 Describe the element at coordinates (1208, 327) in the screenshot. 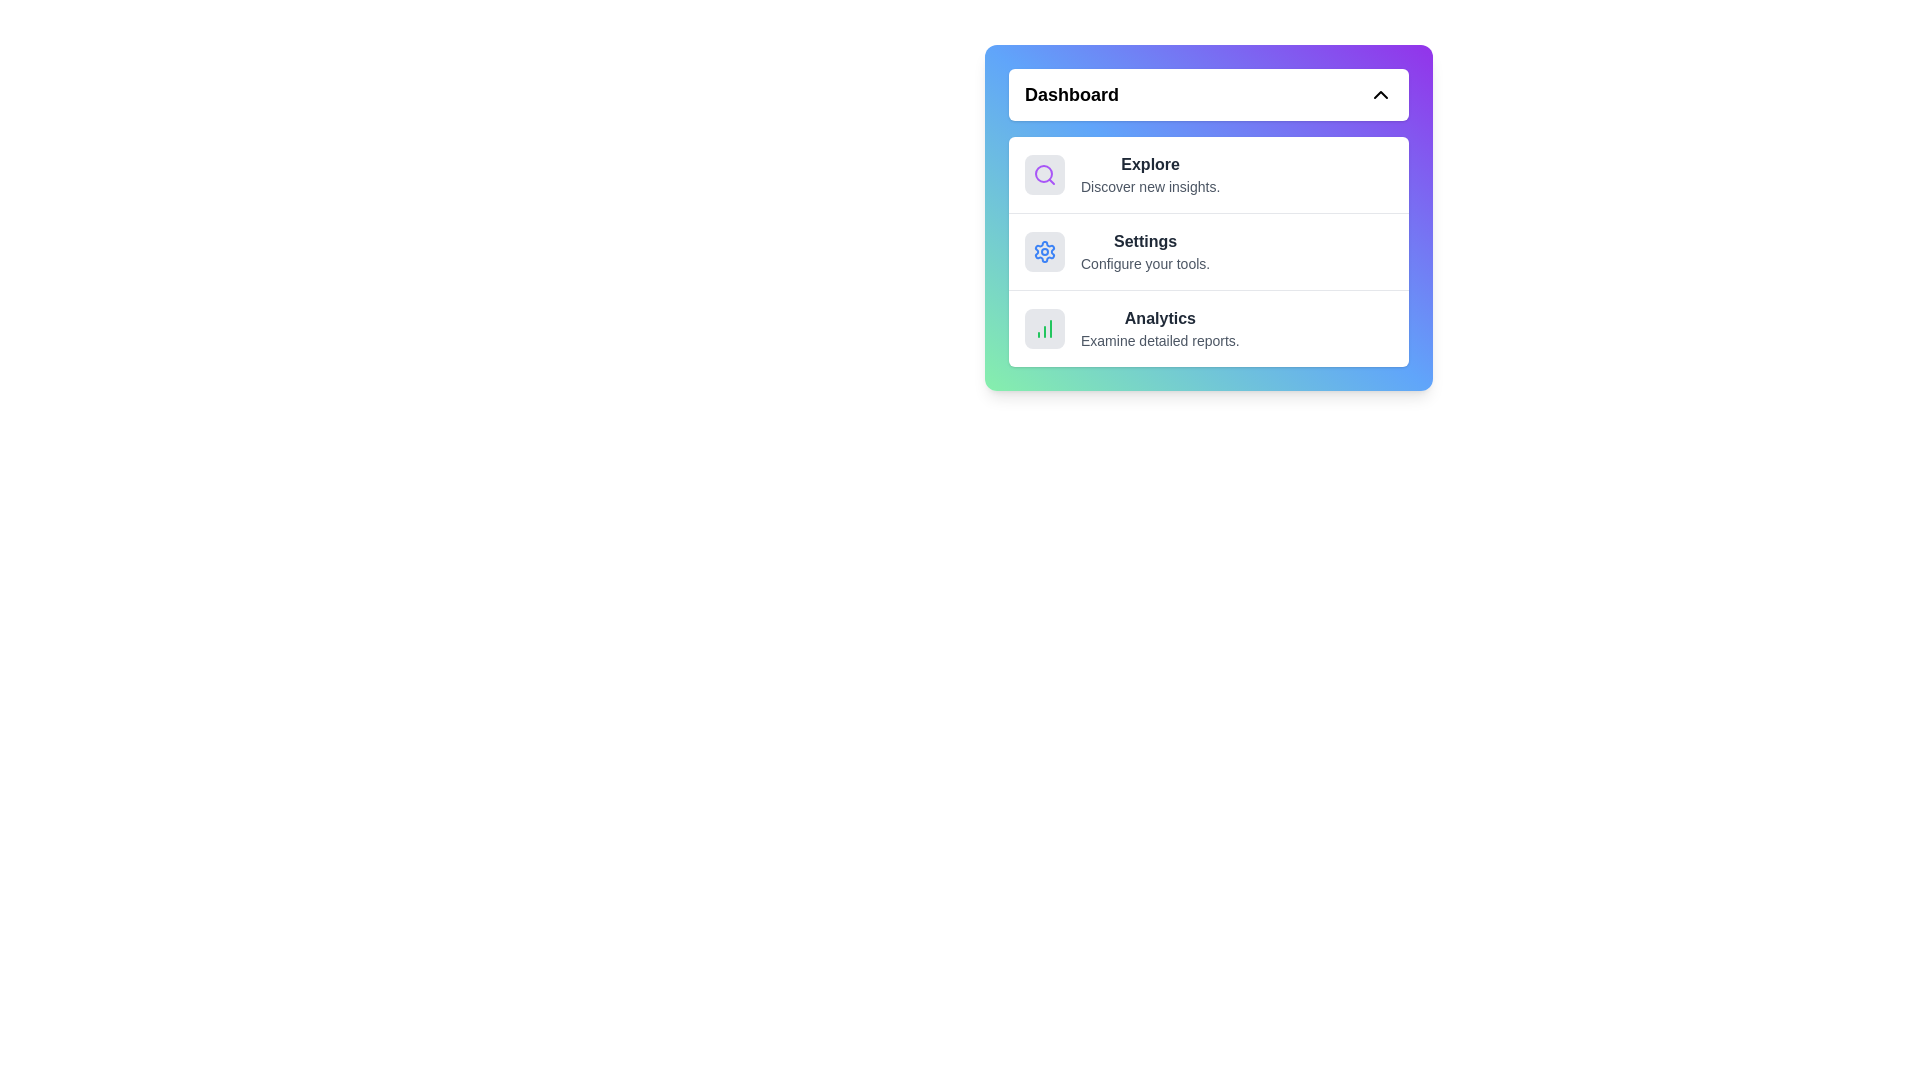

I see `the menu item corresponding to Analytics` at that location.